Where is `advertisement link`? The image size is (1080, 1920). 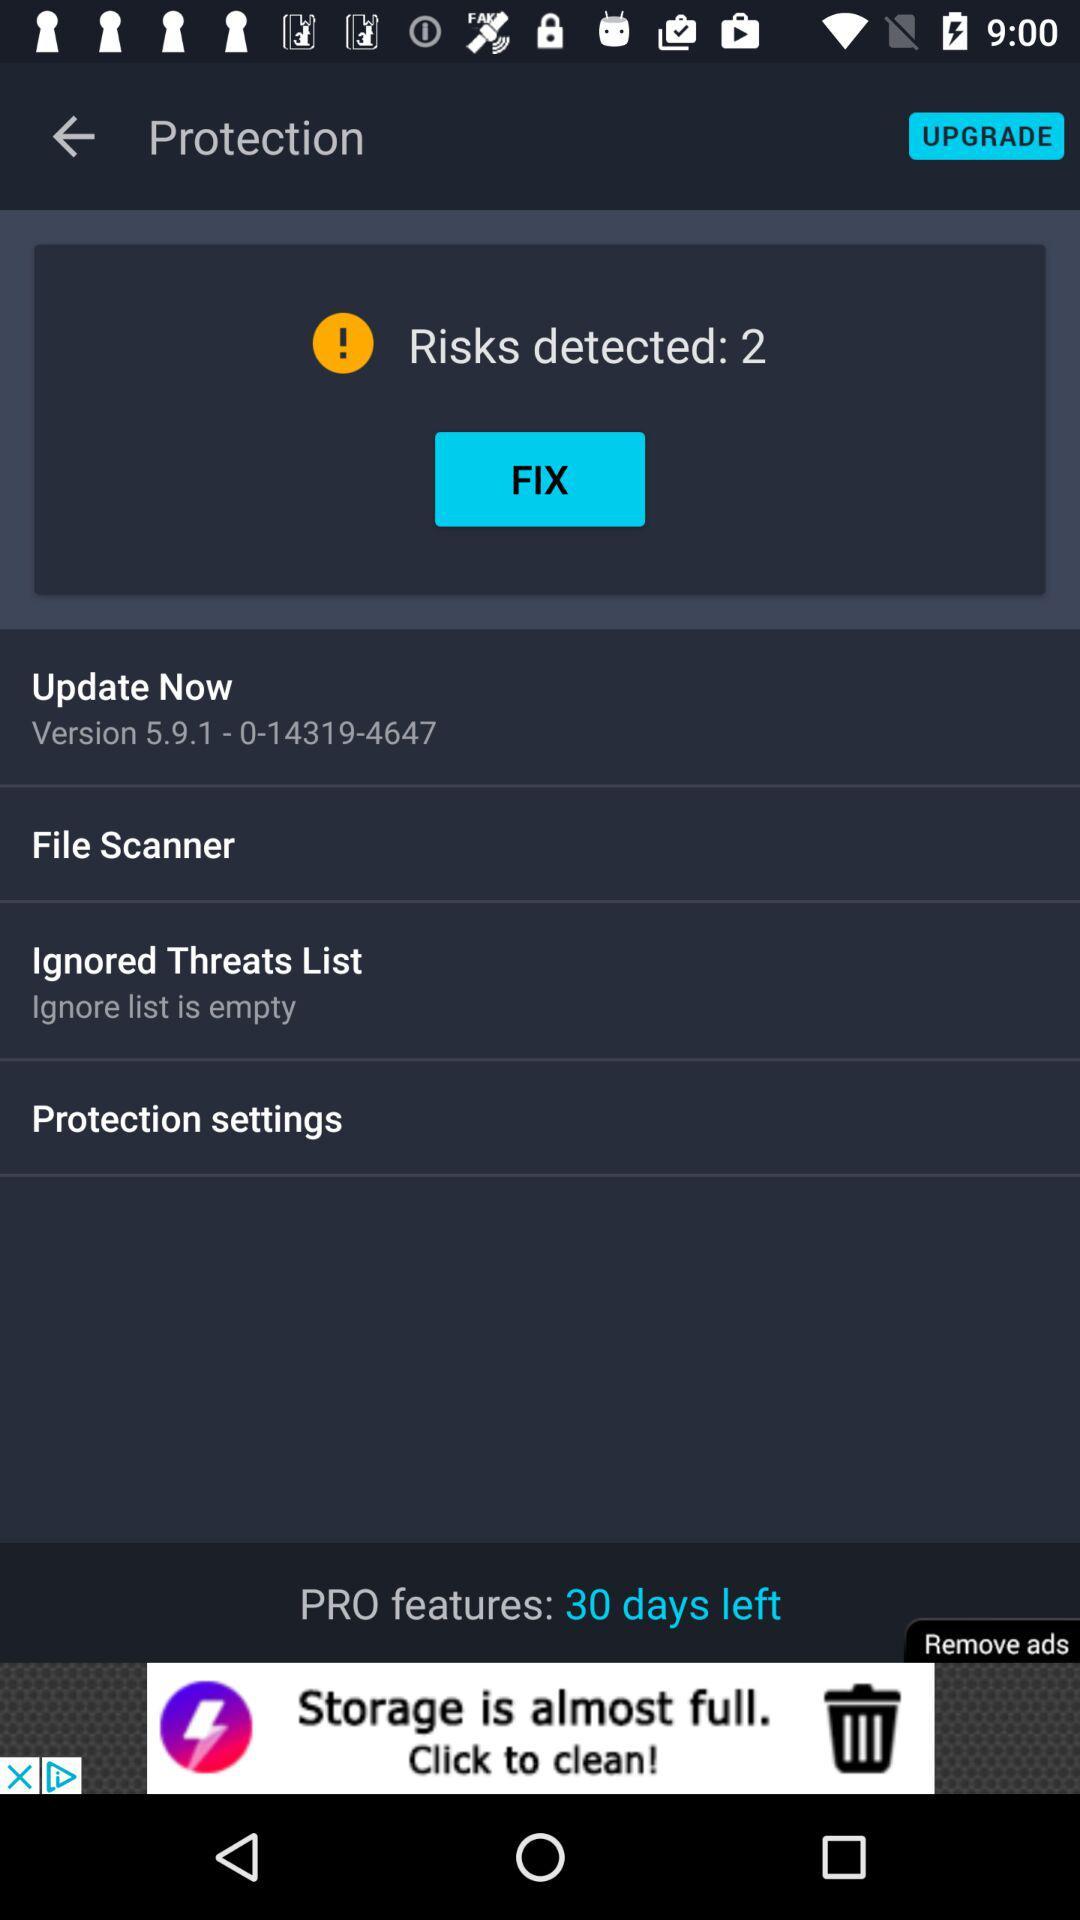
advertisement link is located at coordinates (540, 1727).